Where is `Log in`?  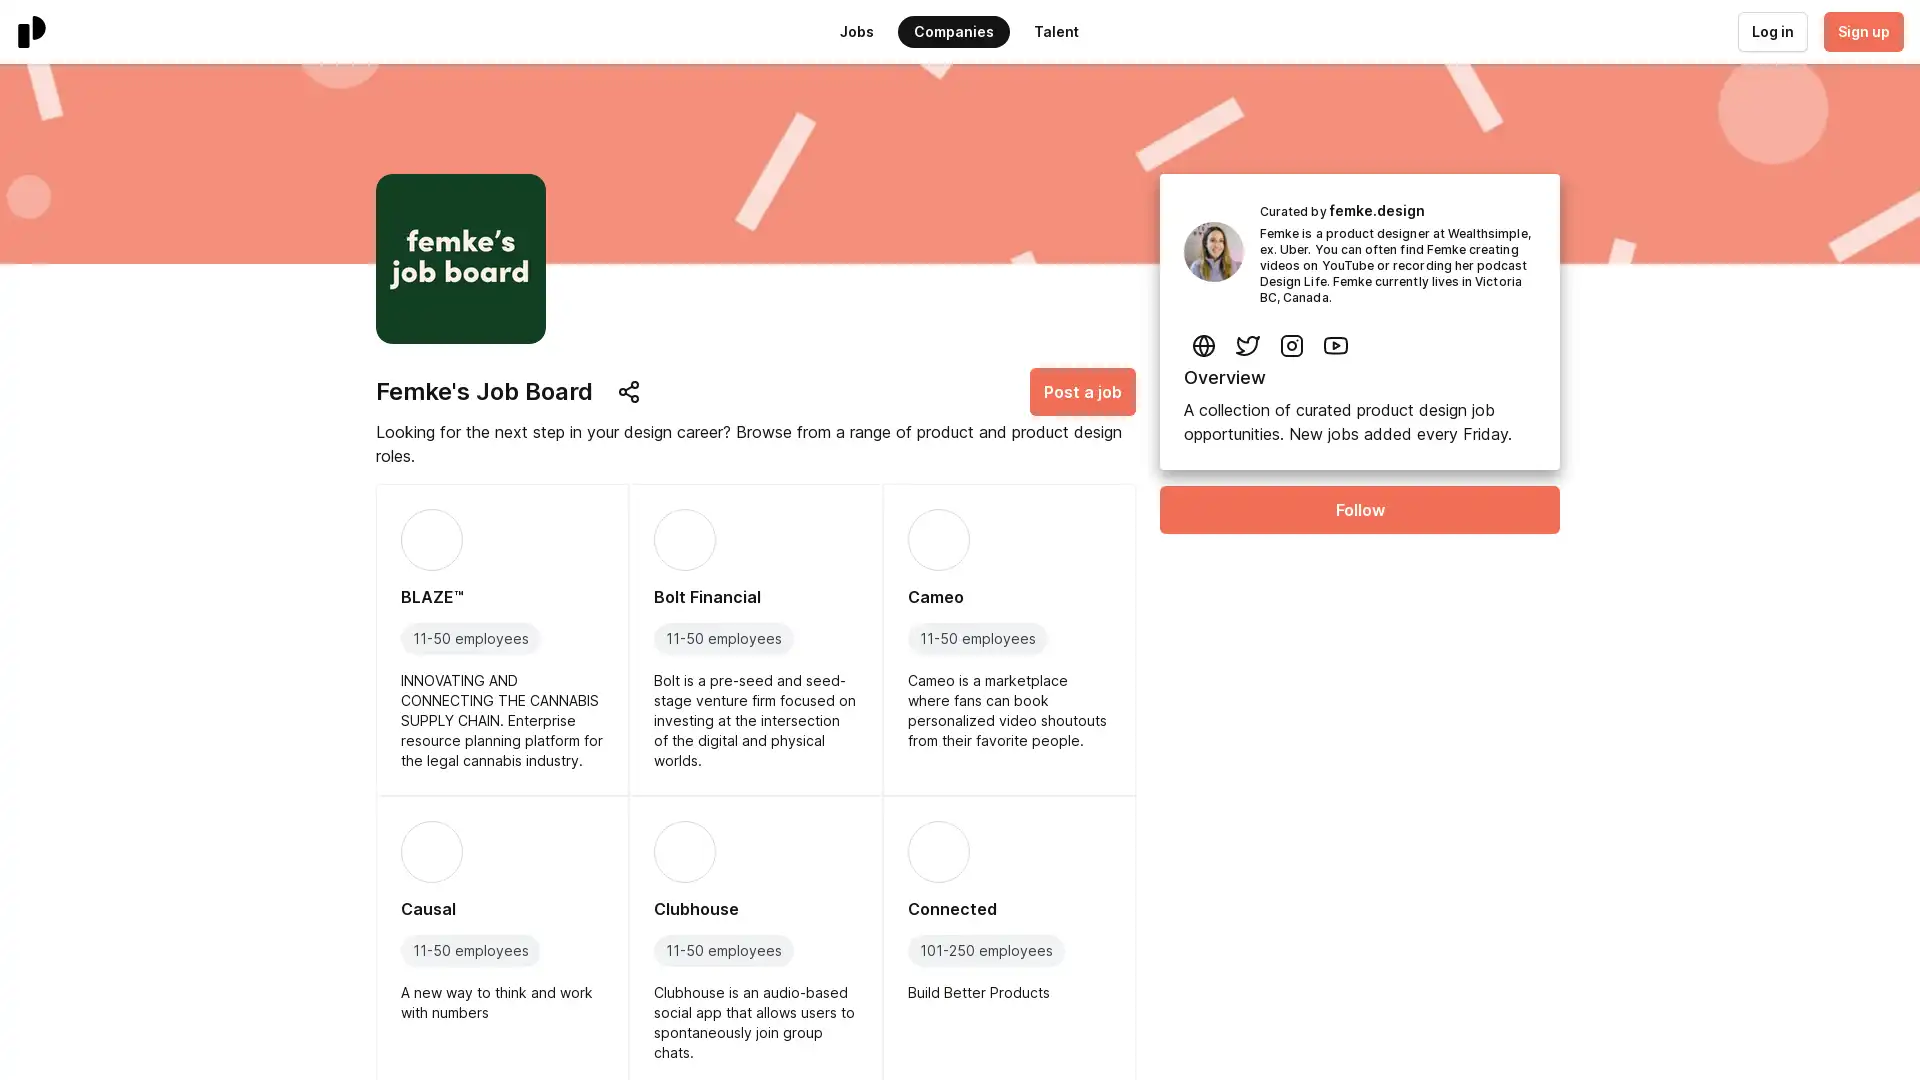 Log in is located at coordinates (1771, 31).